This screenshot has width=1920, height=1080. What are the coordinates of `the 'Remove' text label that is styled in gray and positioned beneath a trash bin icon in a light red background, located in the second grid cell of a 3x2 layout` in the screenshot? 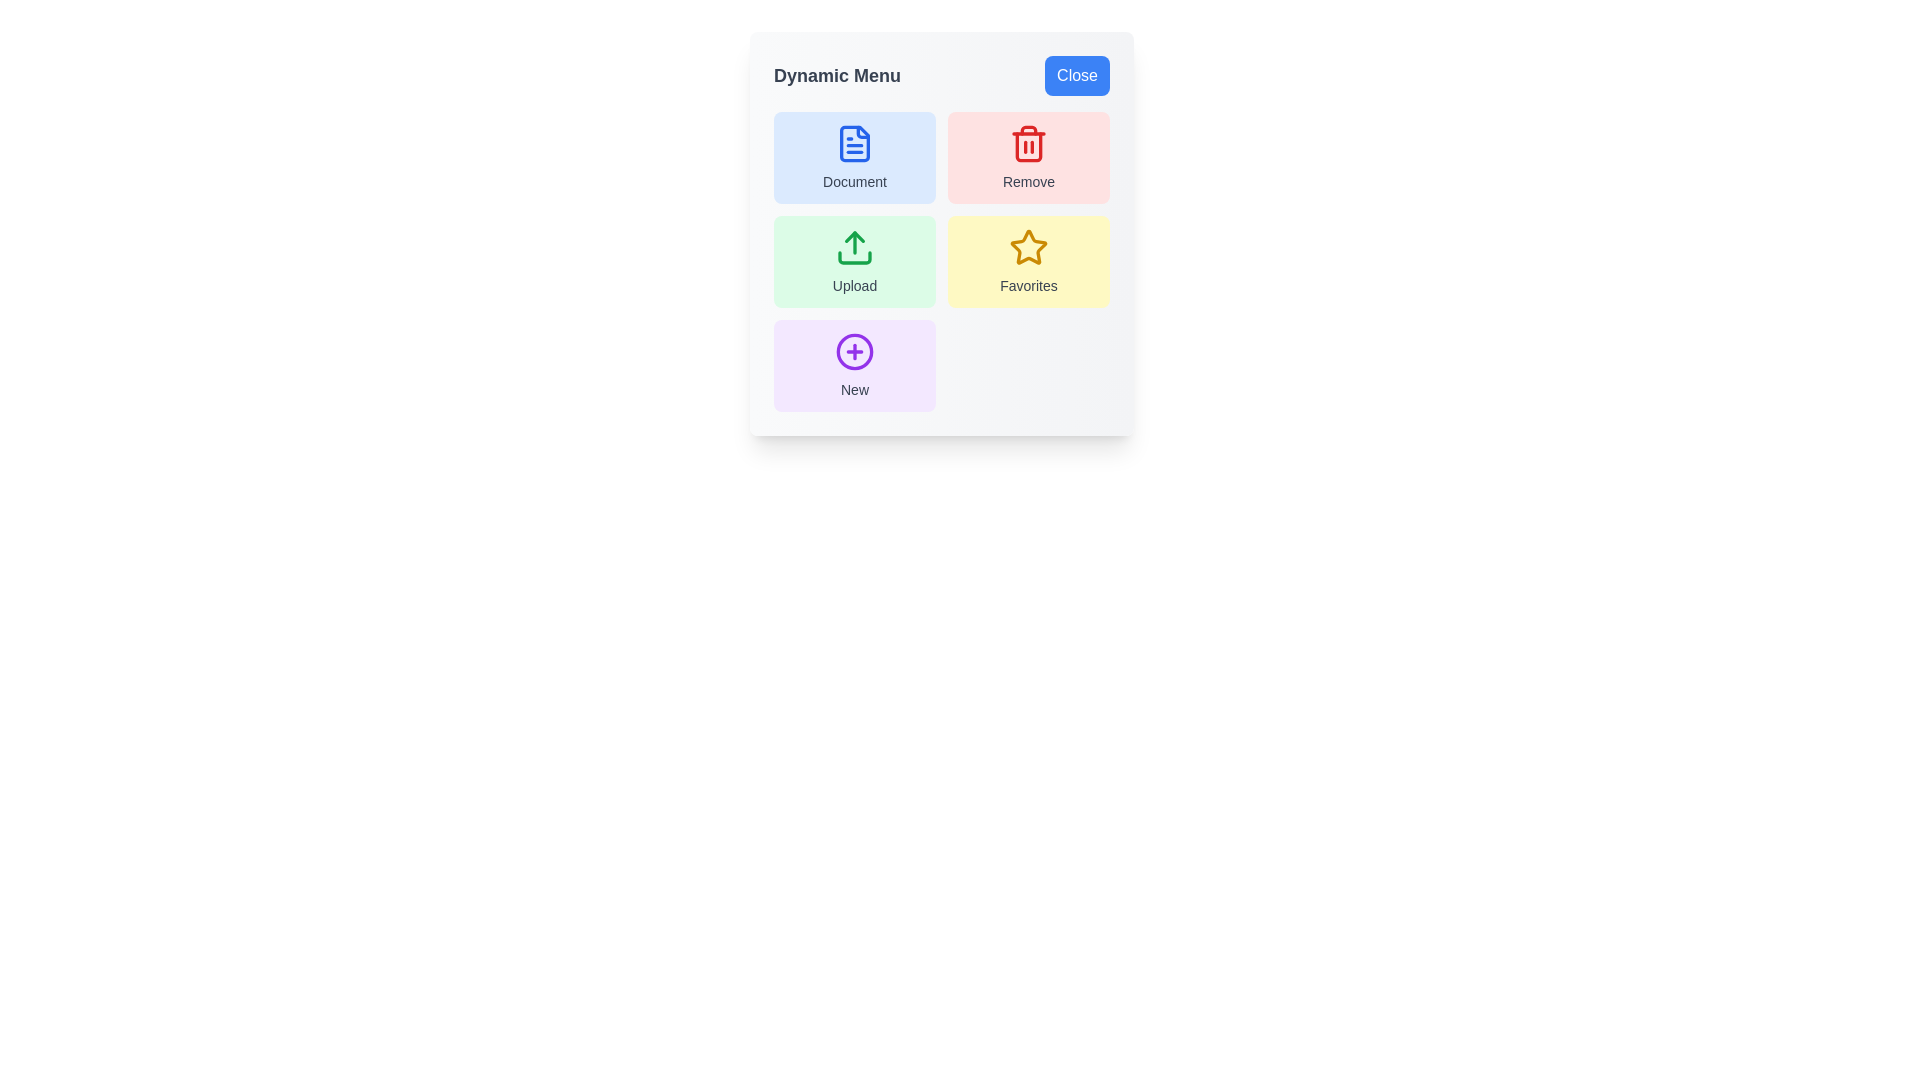 It's located at (1028, 181).